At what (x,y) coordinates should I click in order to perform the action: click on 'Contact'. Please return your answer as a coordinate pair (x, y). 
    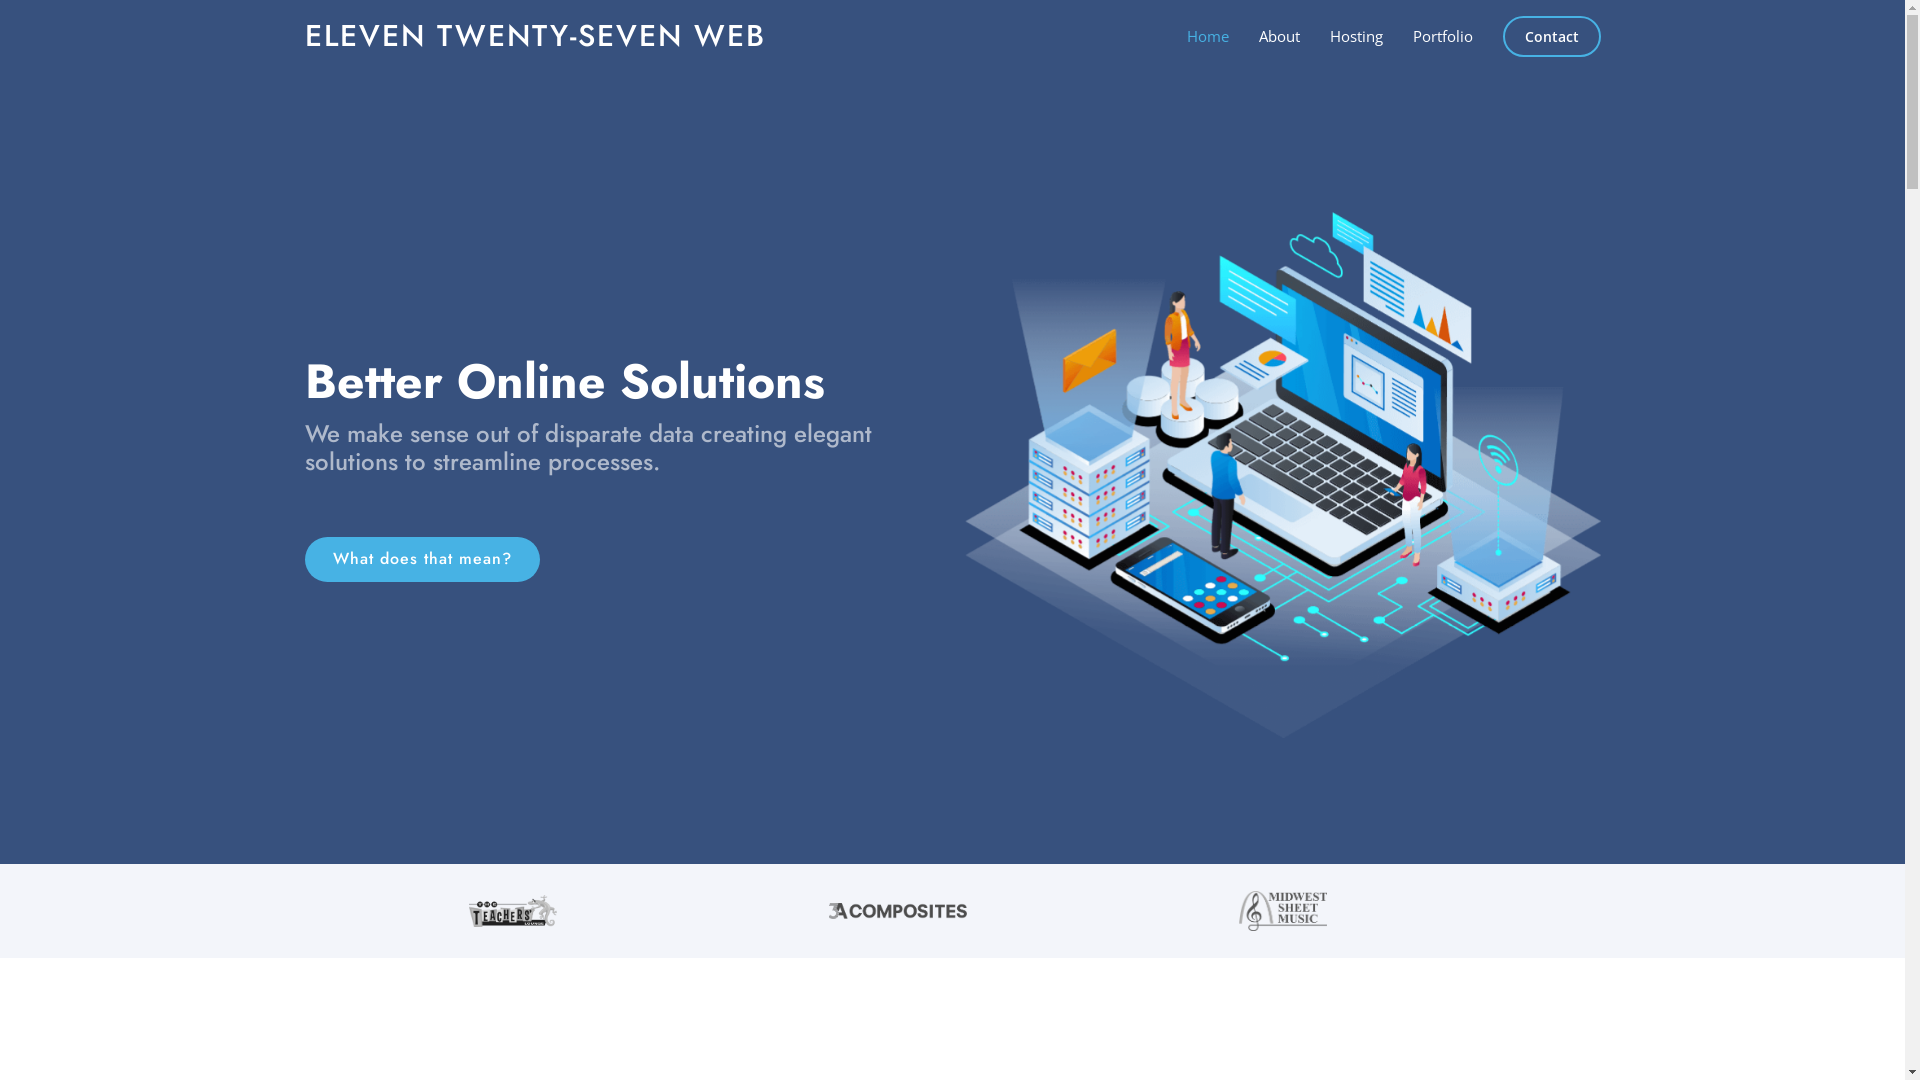
    Looking at the image, I should click on (1549, 36).